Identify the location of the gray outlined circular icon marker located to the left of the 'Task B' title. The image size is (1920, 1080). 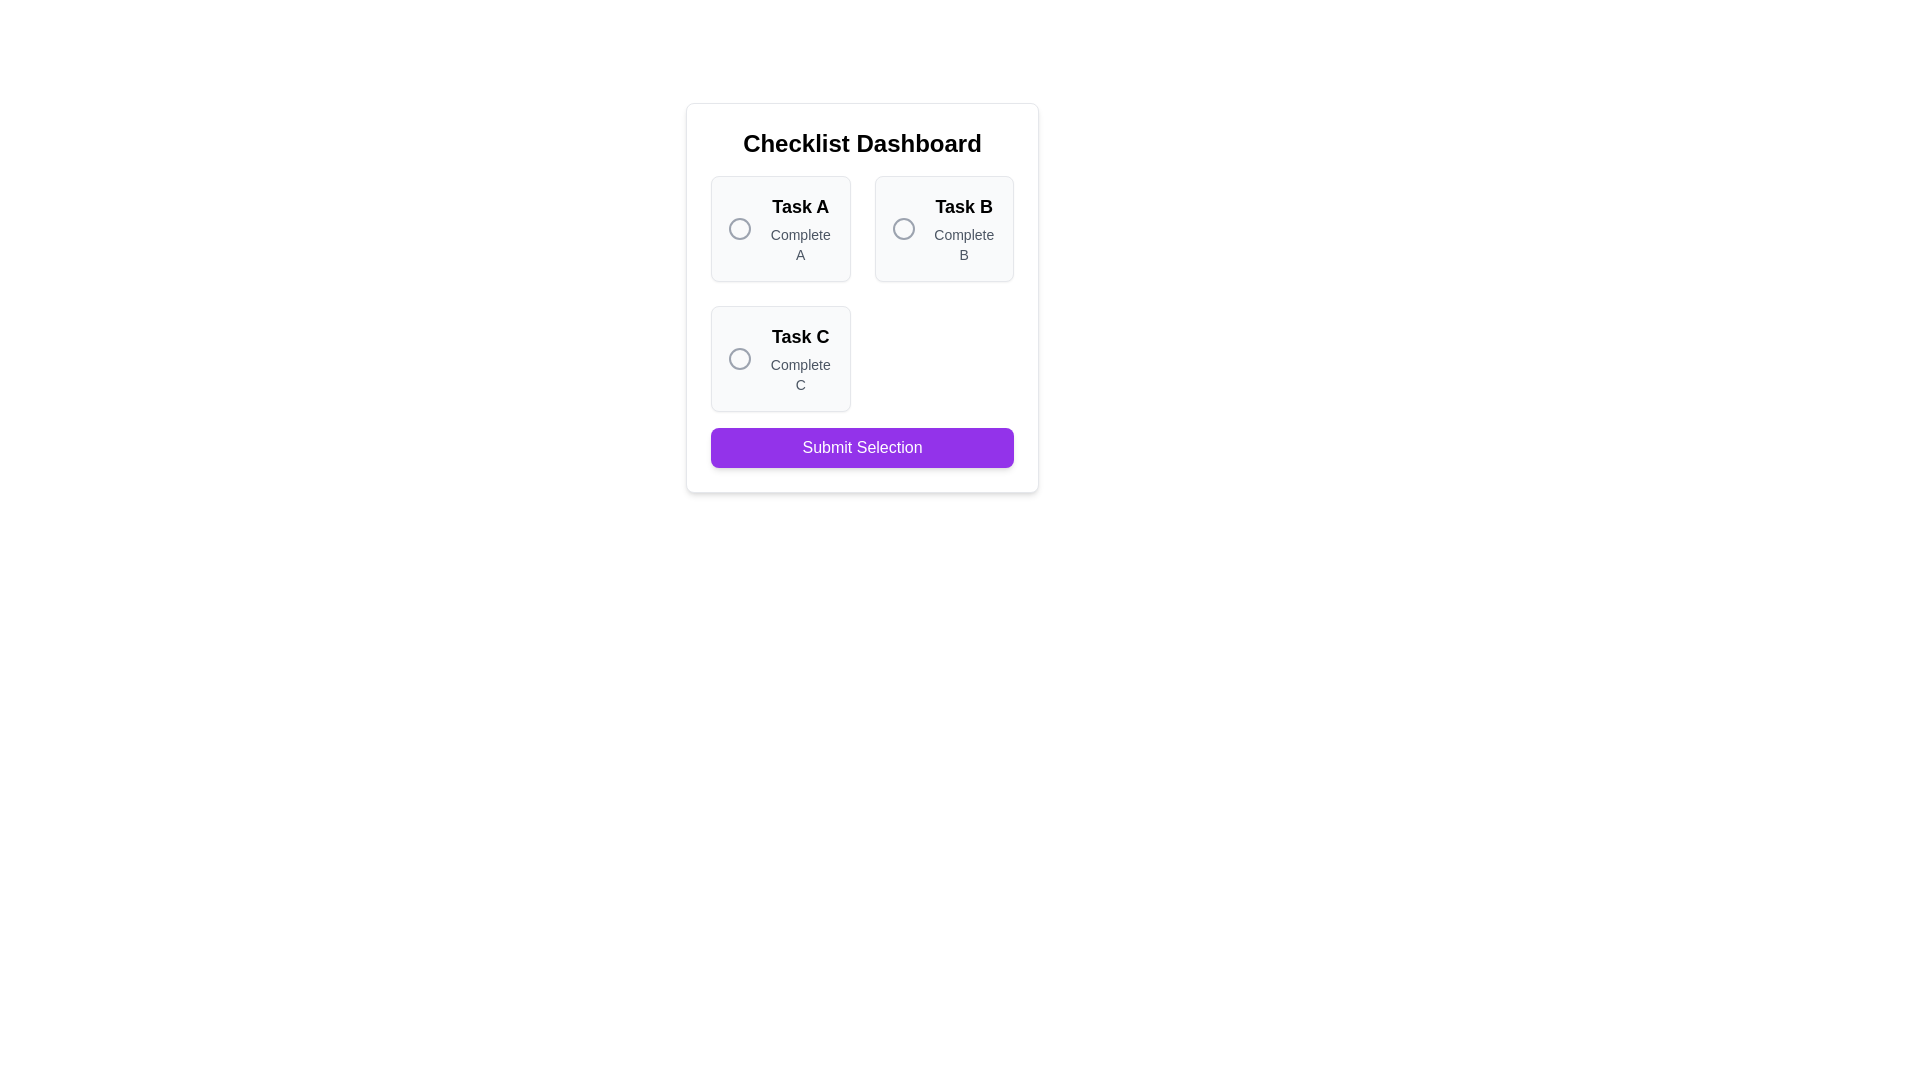
(902, 227).